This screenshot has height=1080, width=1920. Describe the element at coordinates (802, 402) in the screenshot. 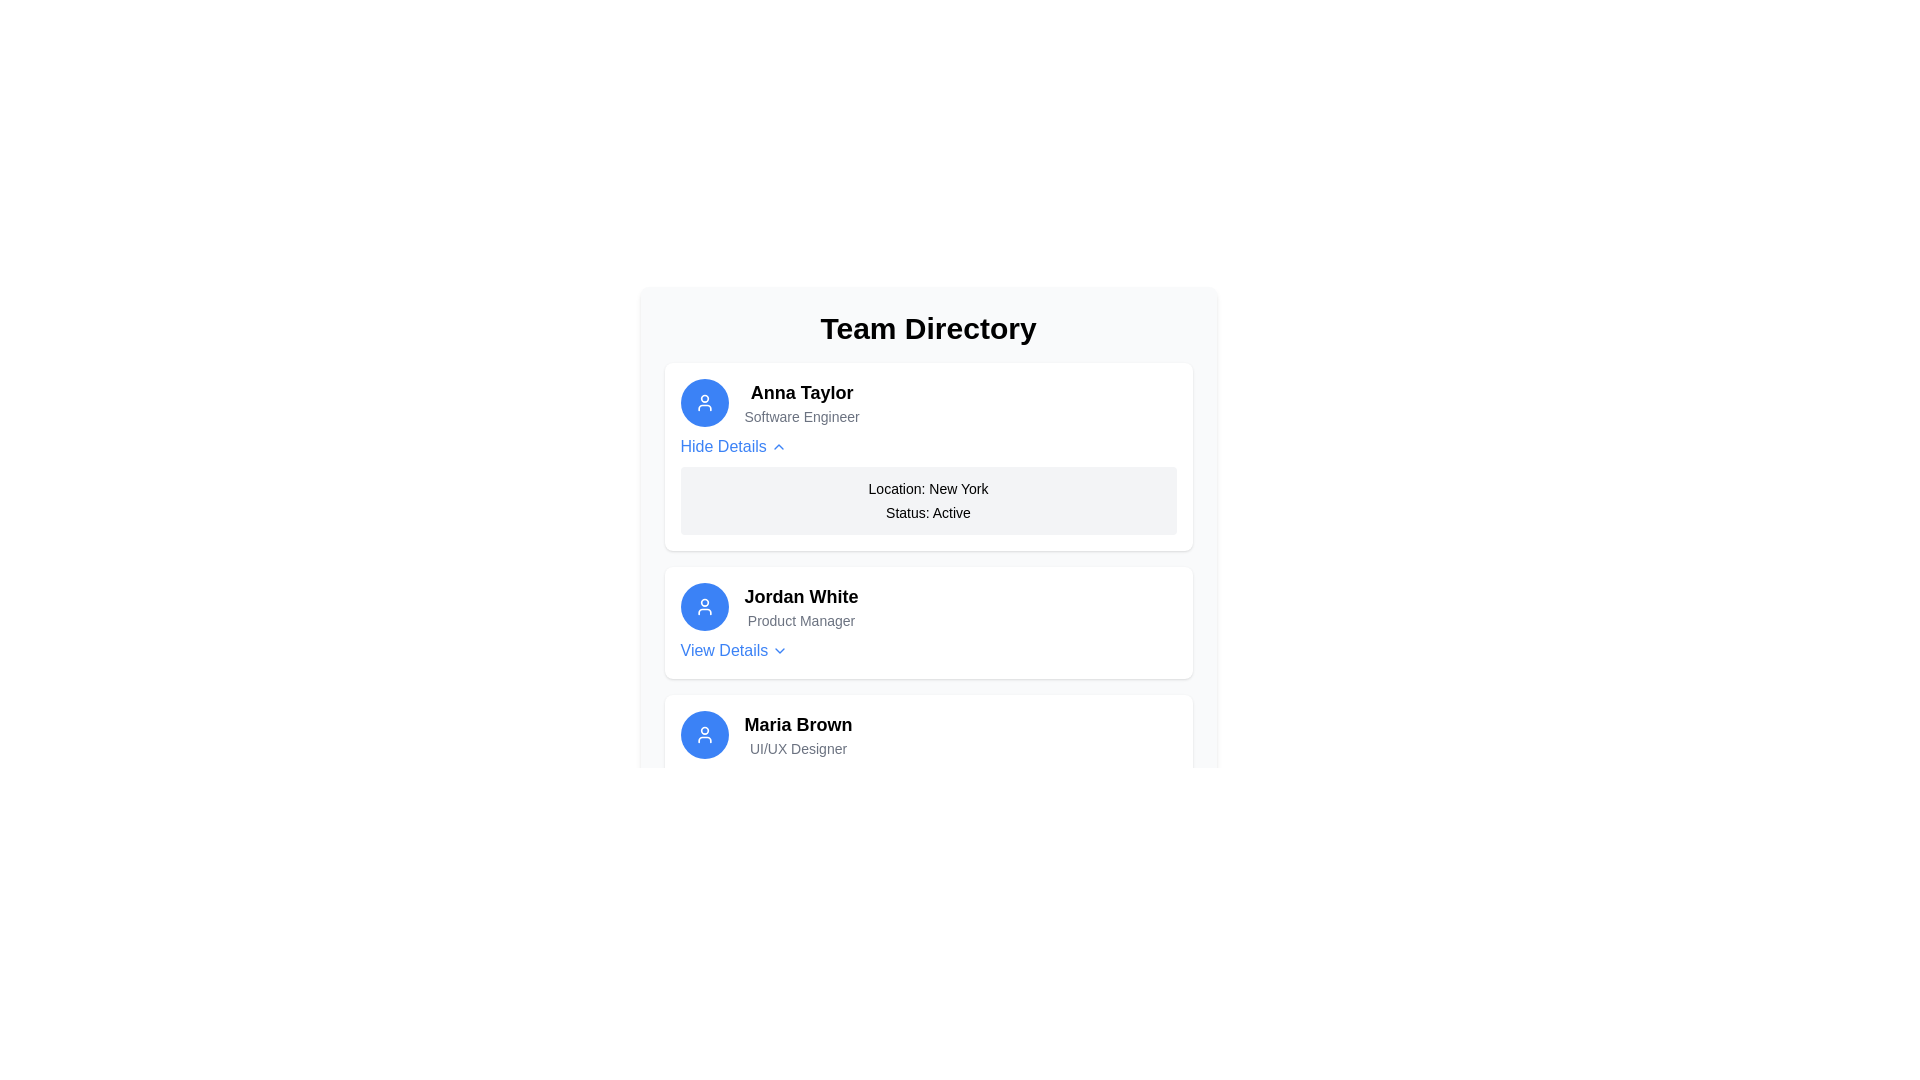

I see `the static informational text display that conveys the name and professional title of a listed individual in the team directory, located to the right of the circular blue user icon` at that location.